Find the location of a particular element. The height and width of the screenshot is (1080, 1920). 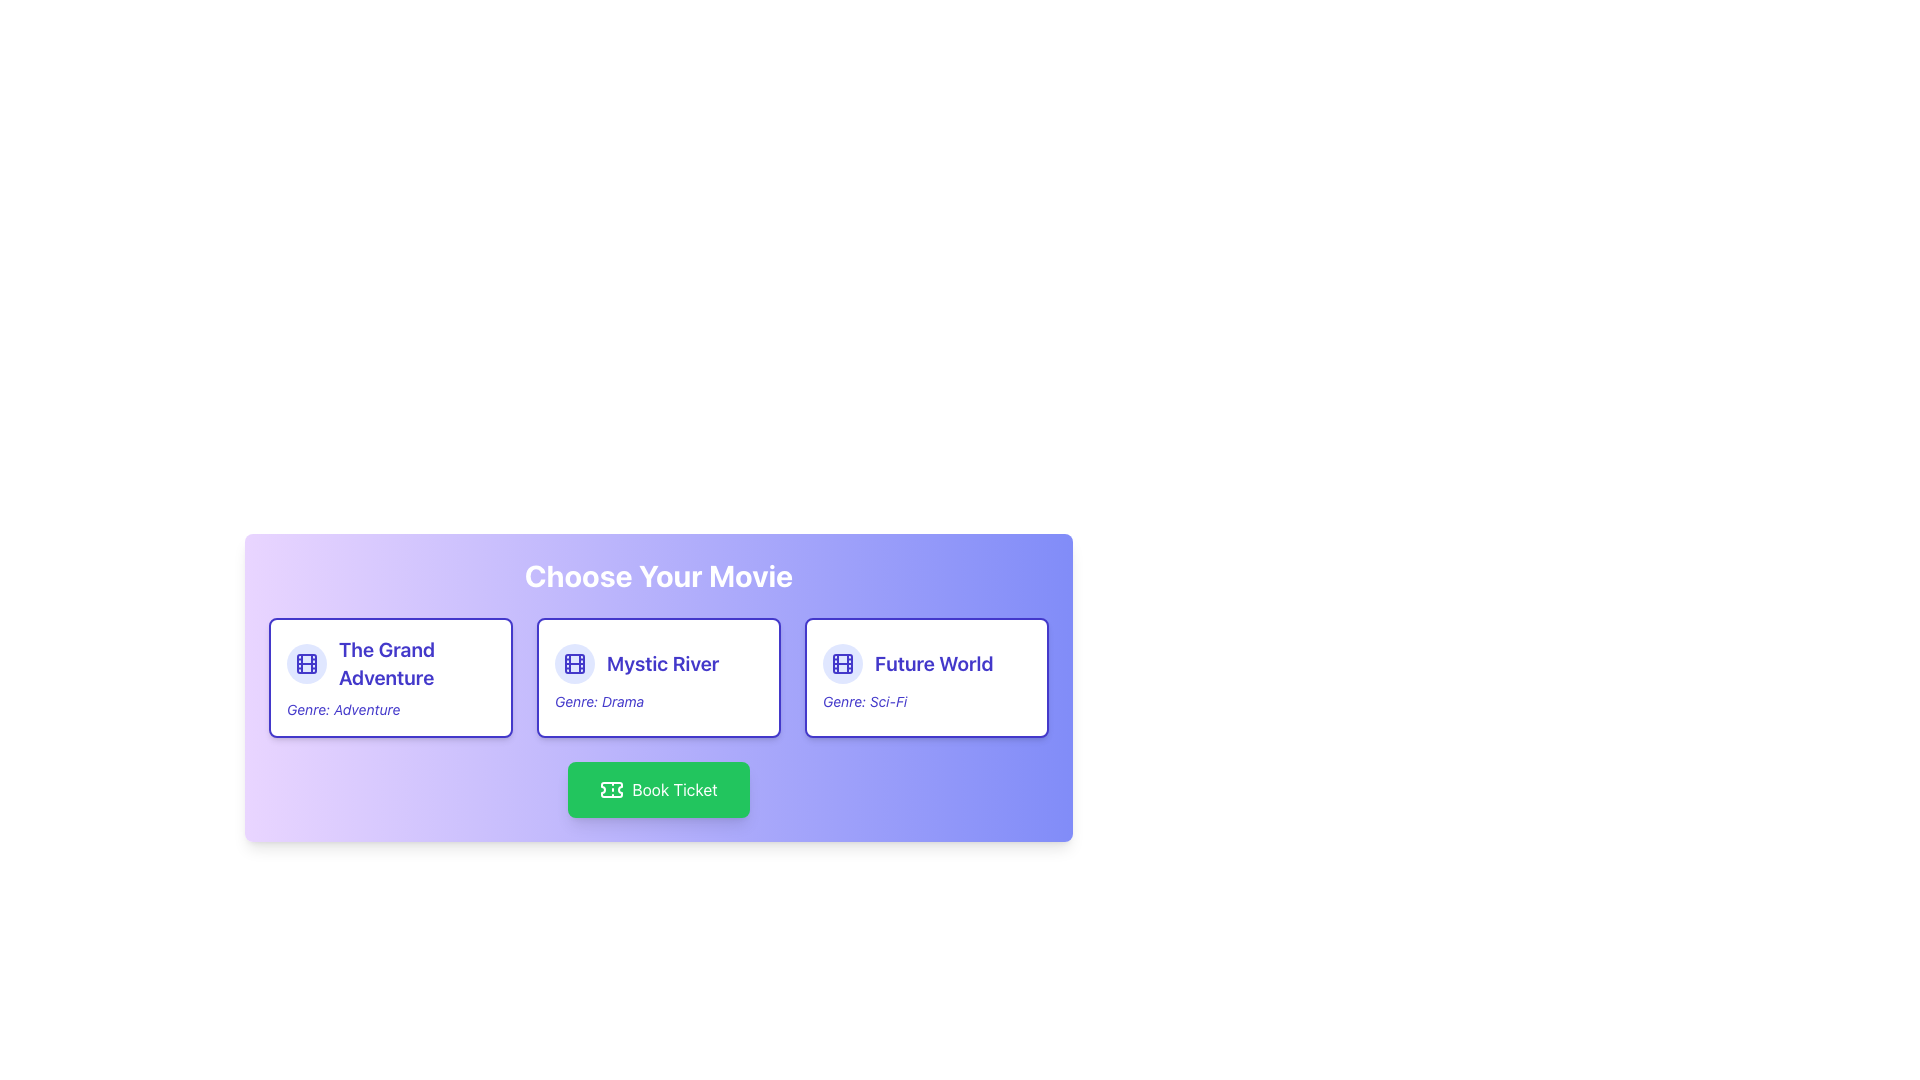

the movie icon representing 'Mystic River' located in the top-left of the central card is located at coordinates (574, 663).